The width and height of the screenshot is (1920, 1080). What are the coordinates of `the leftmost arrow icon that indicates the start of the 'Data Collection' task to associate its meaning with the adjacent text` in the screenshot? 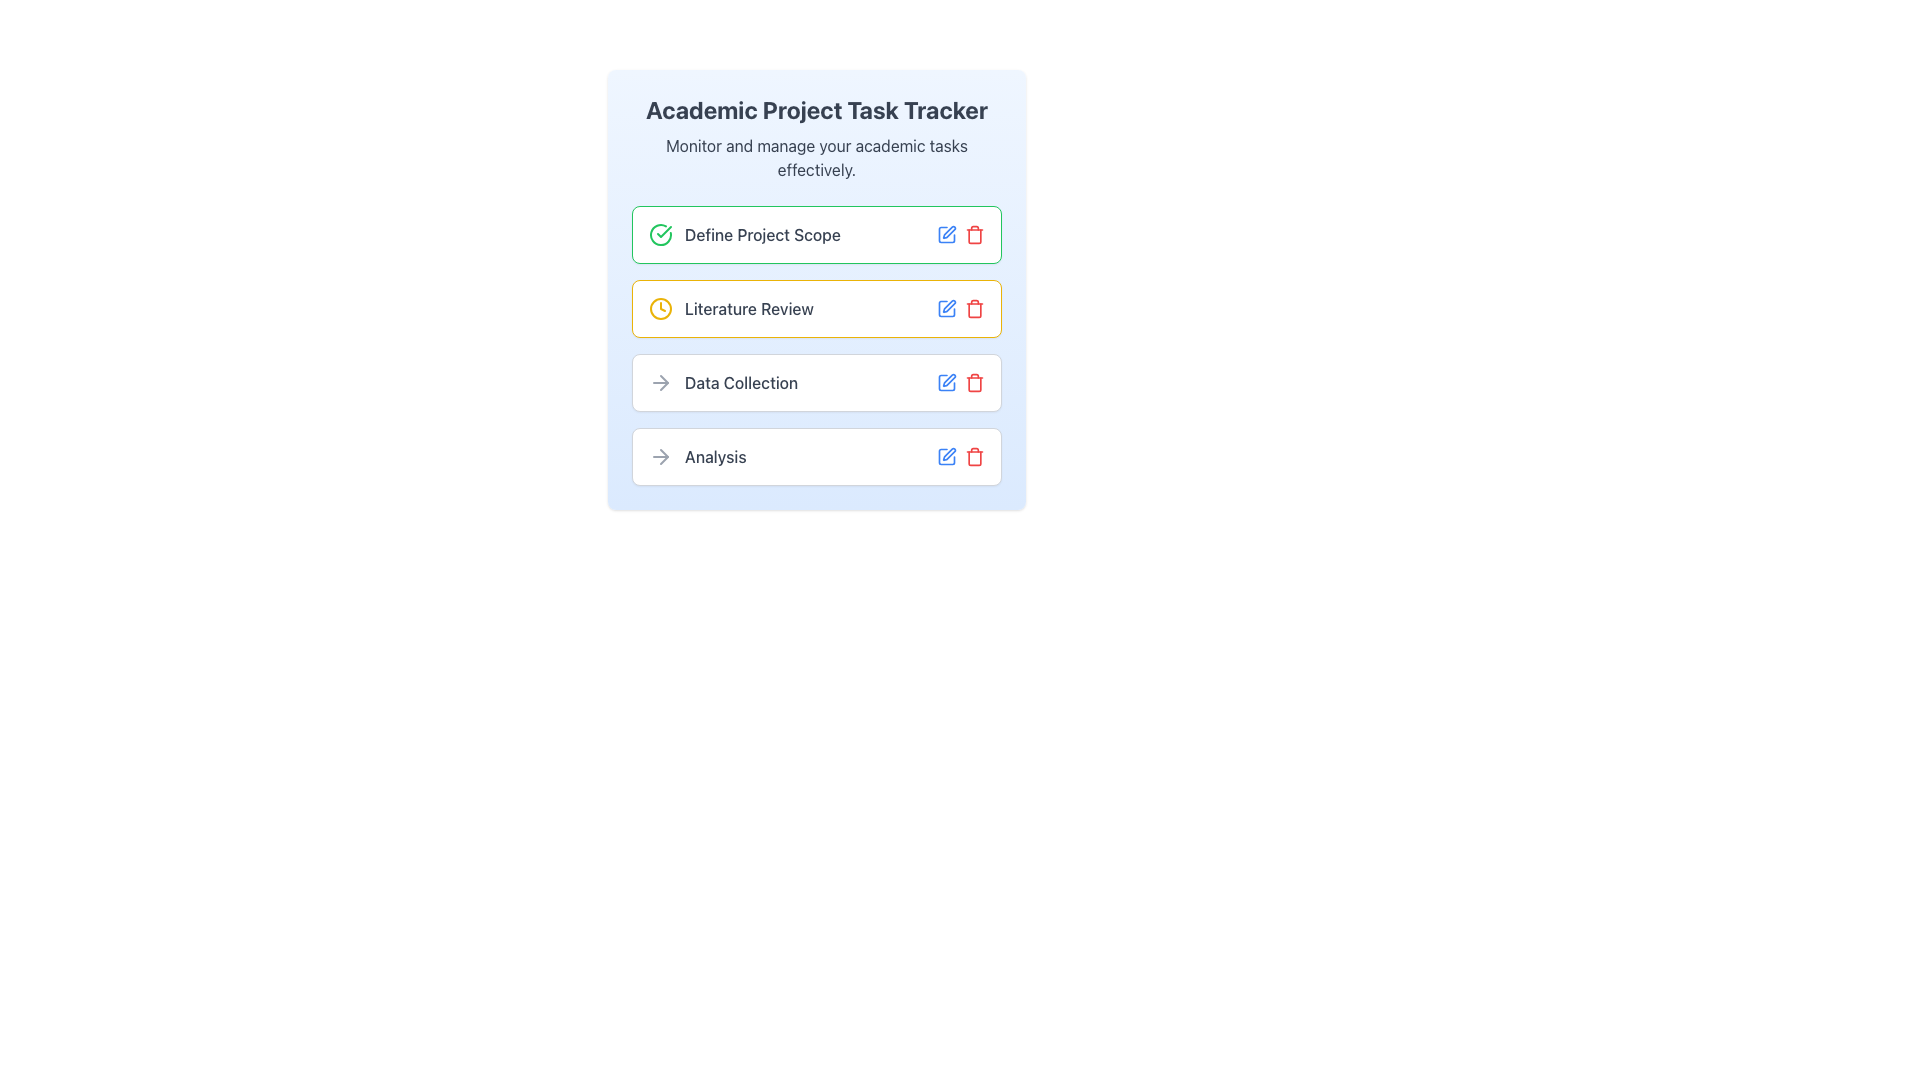 It's located at (661, 382).